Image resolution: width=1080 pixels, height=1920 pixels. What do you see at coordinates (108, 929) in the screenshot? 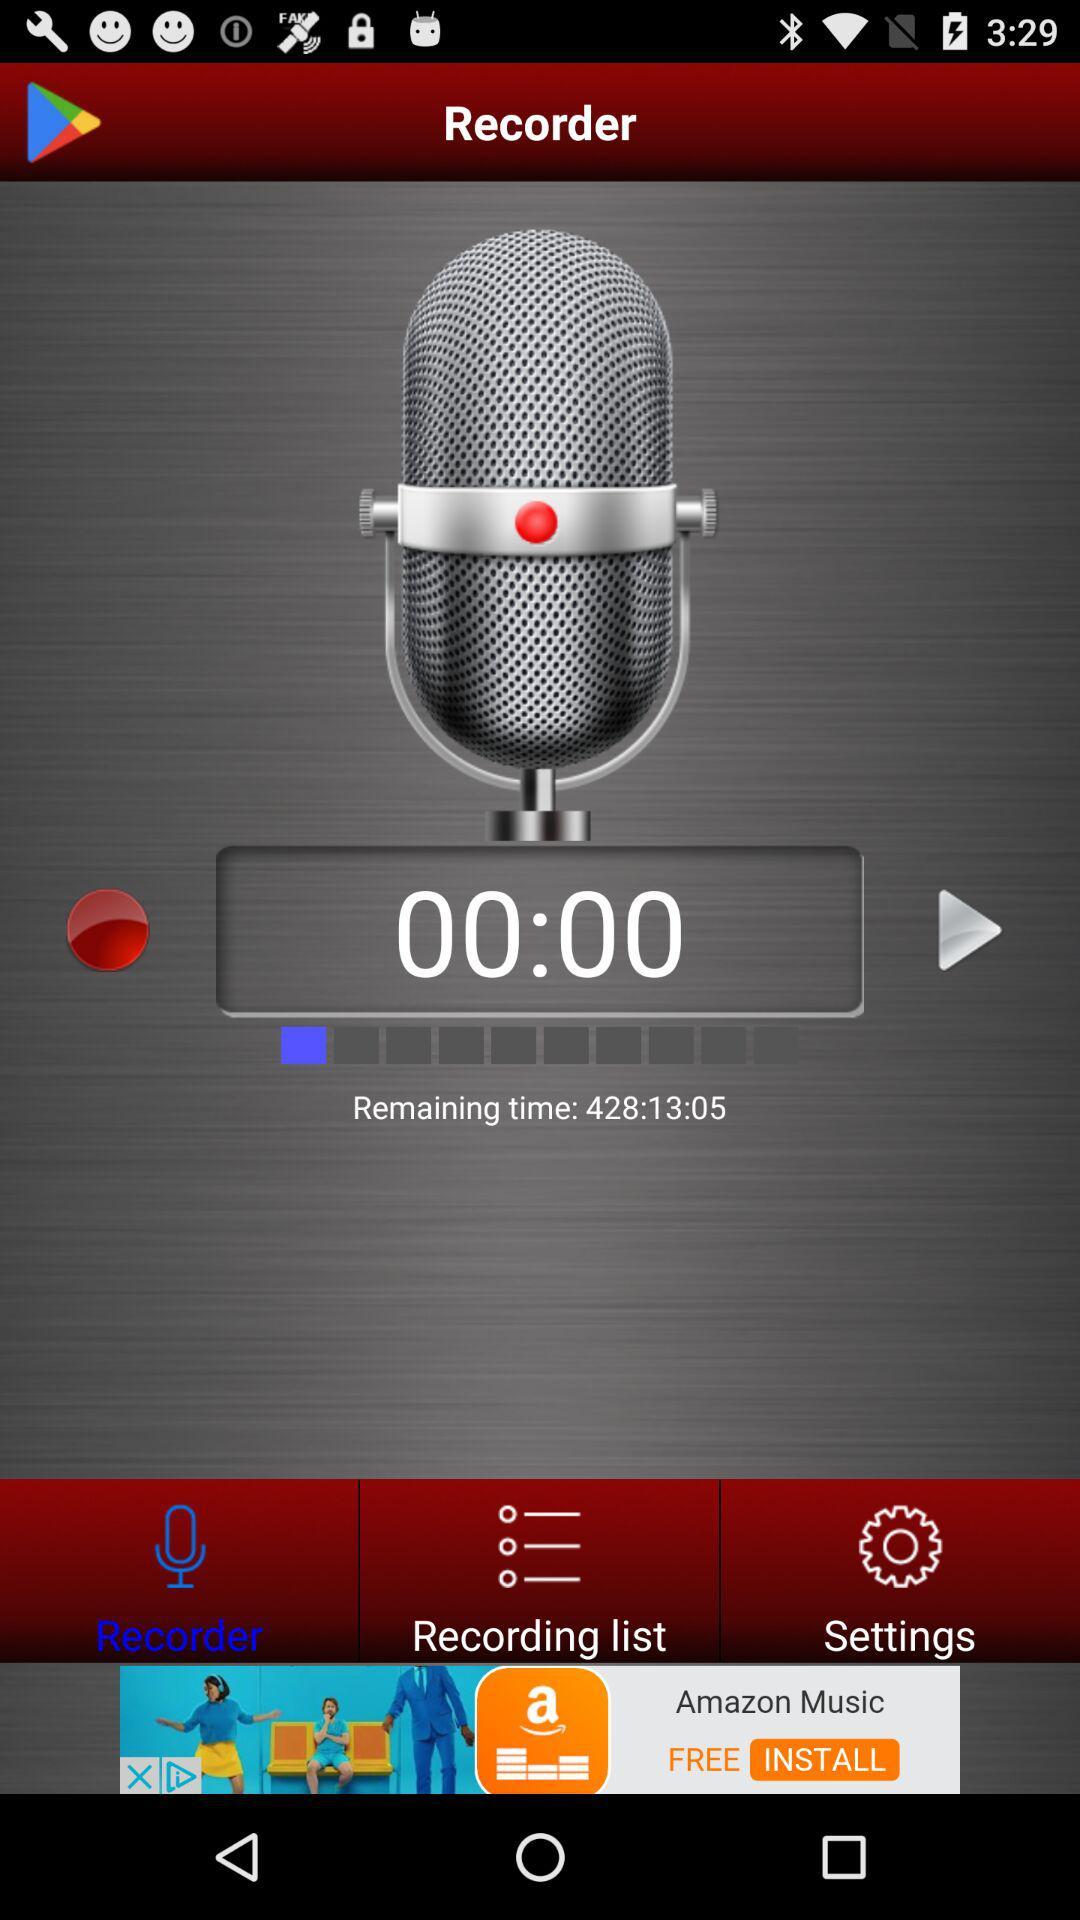
I see `record options` at bounding box center [108, 929].